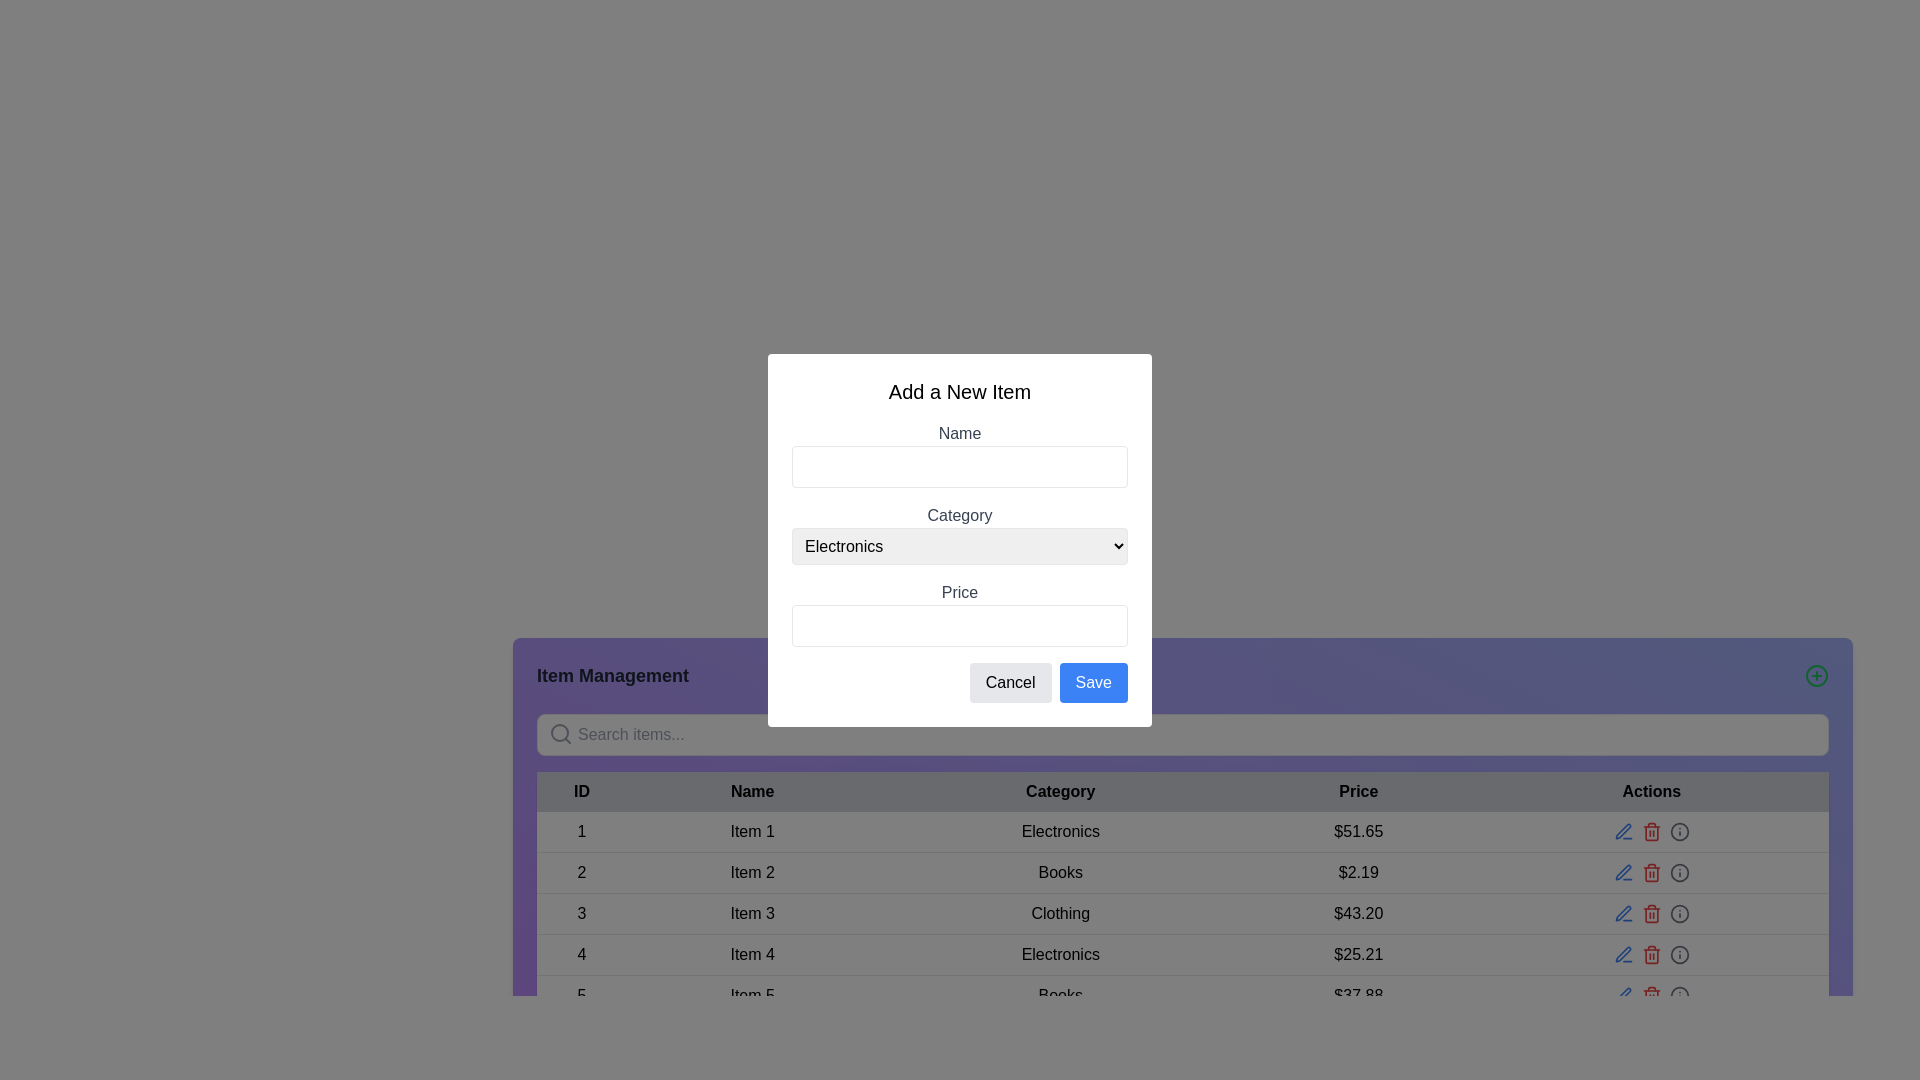 Image resolution: width=1920 pixels, height=1080 pixels. What do you see at coordinates (1651, 871) in the screenshot?
I see `the delete icon button located in the Actions column of the second row in the table` at bounding box center [1651, 871].